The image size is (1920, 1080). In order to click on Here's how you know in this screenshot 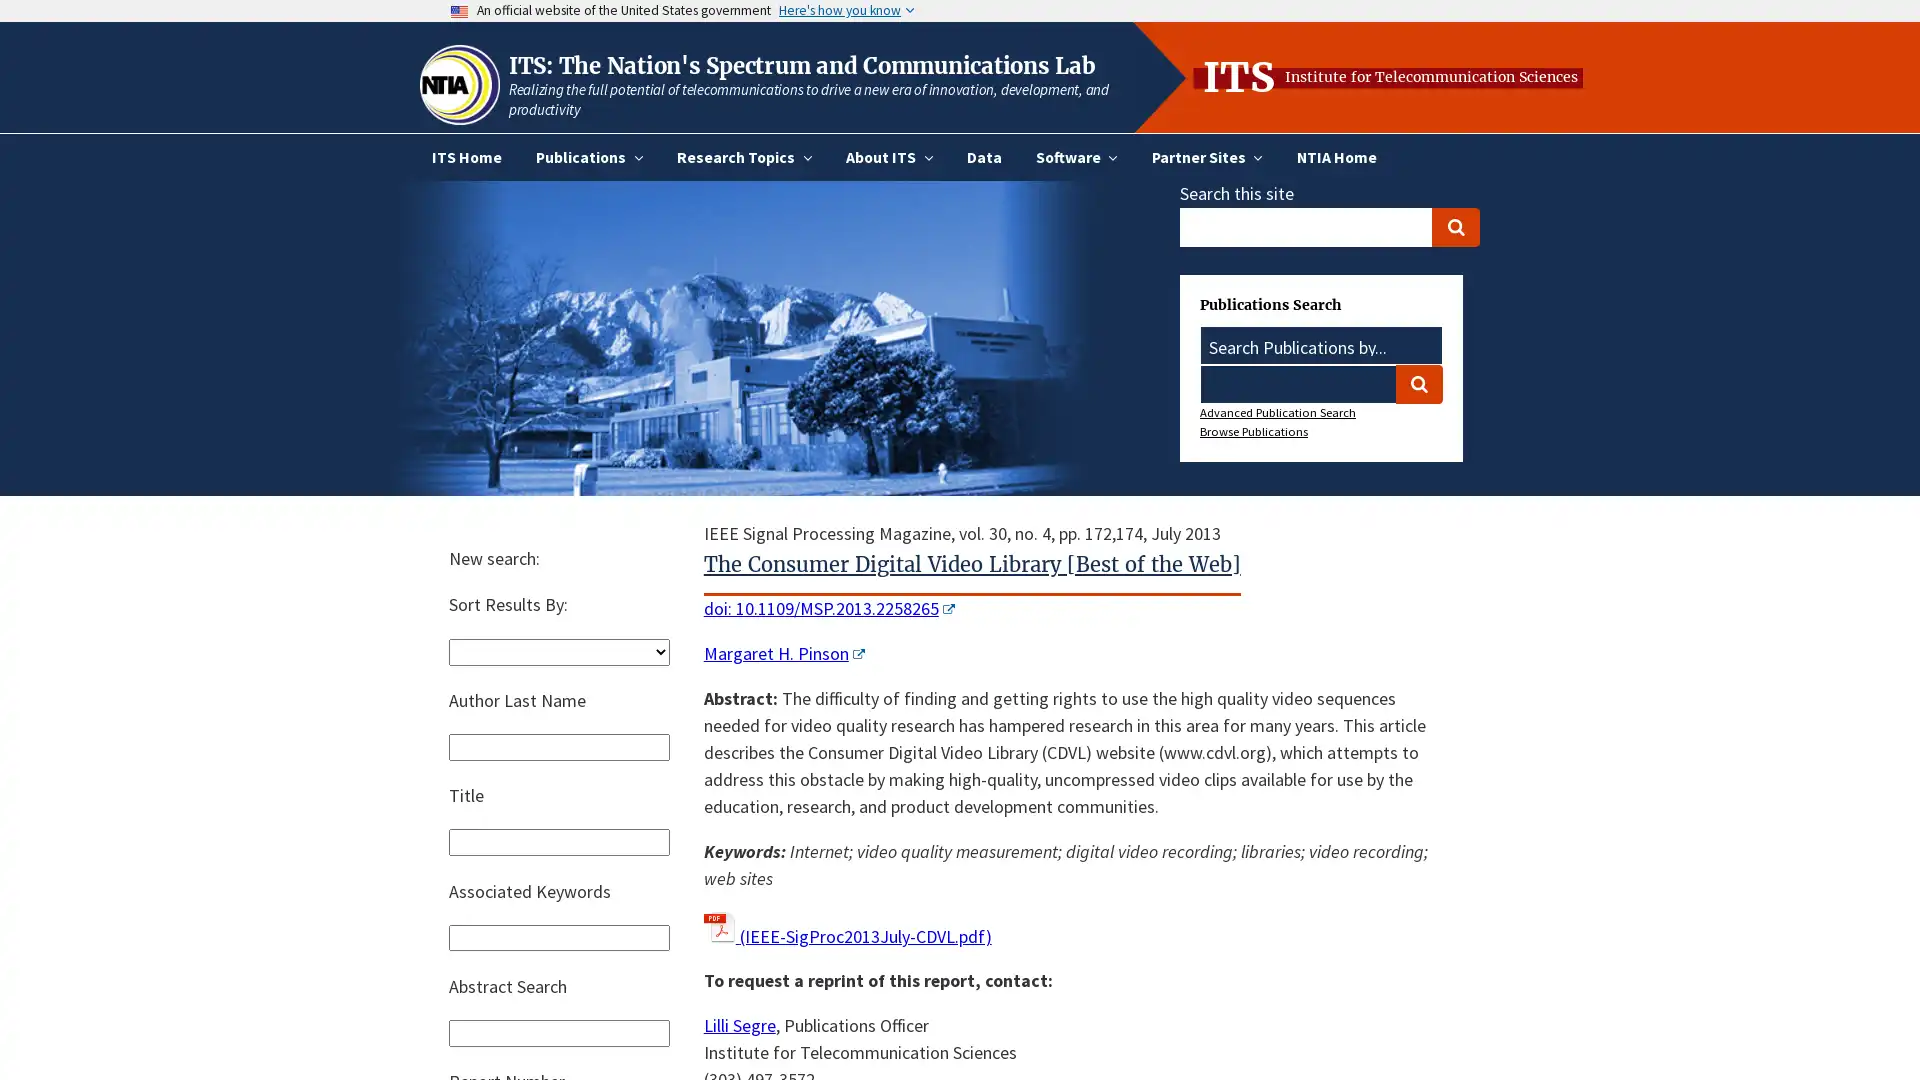, I will do `click(846, 11)`.